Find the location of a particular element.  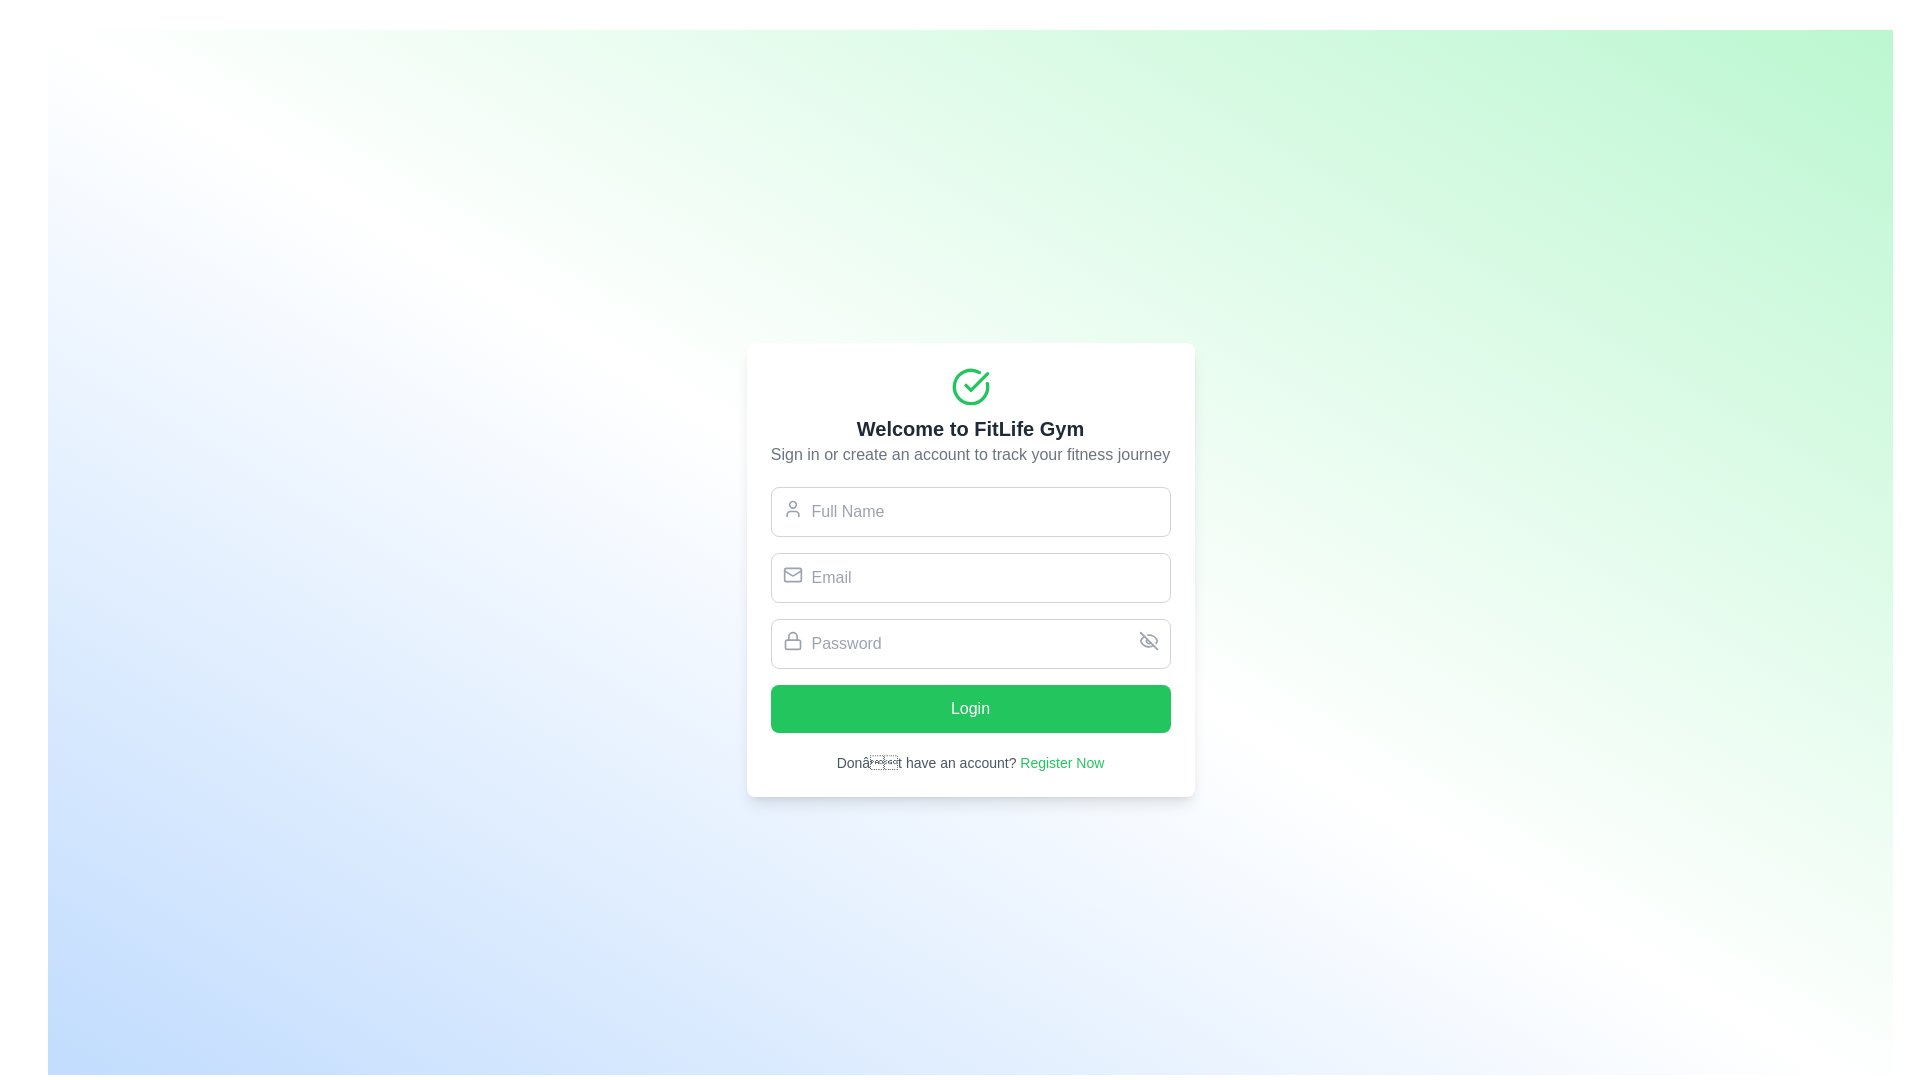

the decorative icon located on the left side of the 'Full Name' input field, which indicates that the field is for entering a user's full name is located at coordinates (791, 508).